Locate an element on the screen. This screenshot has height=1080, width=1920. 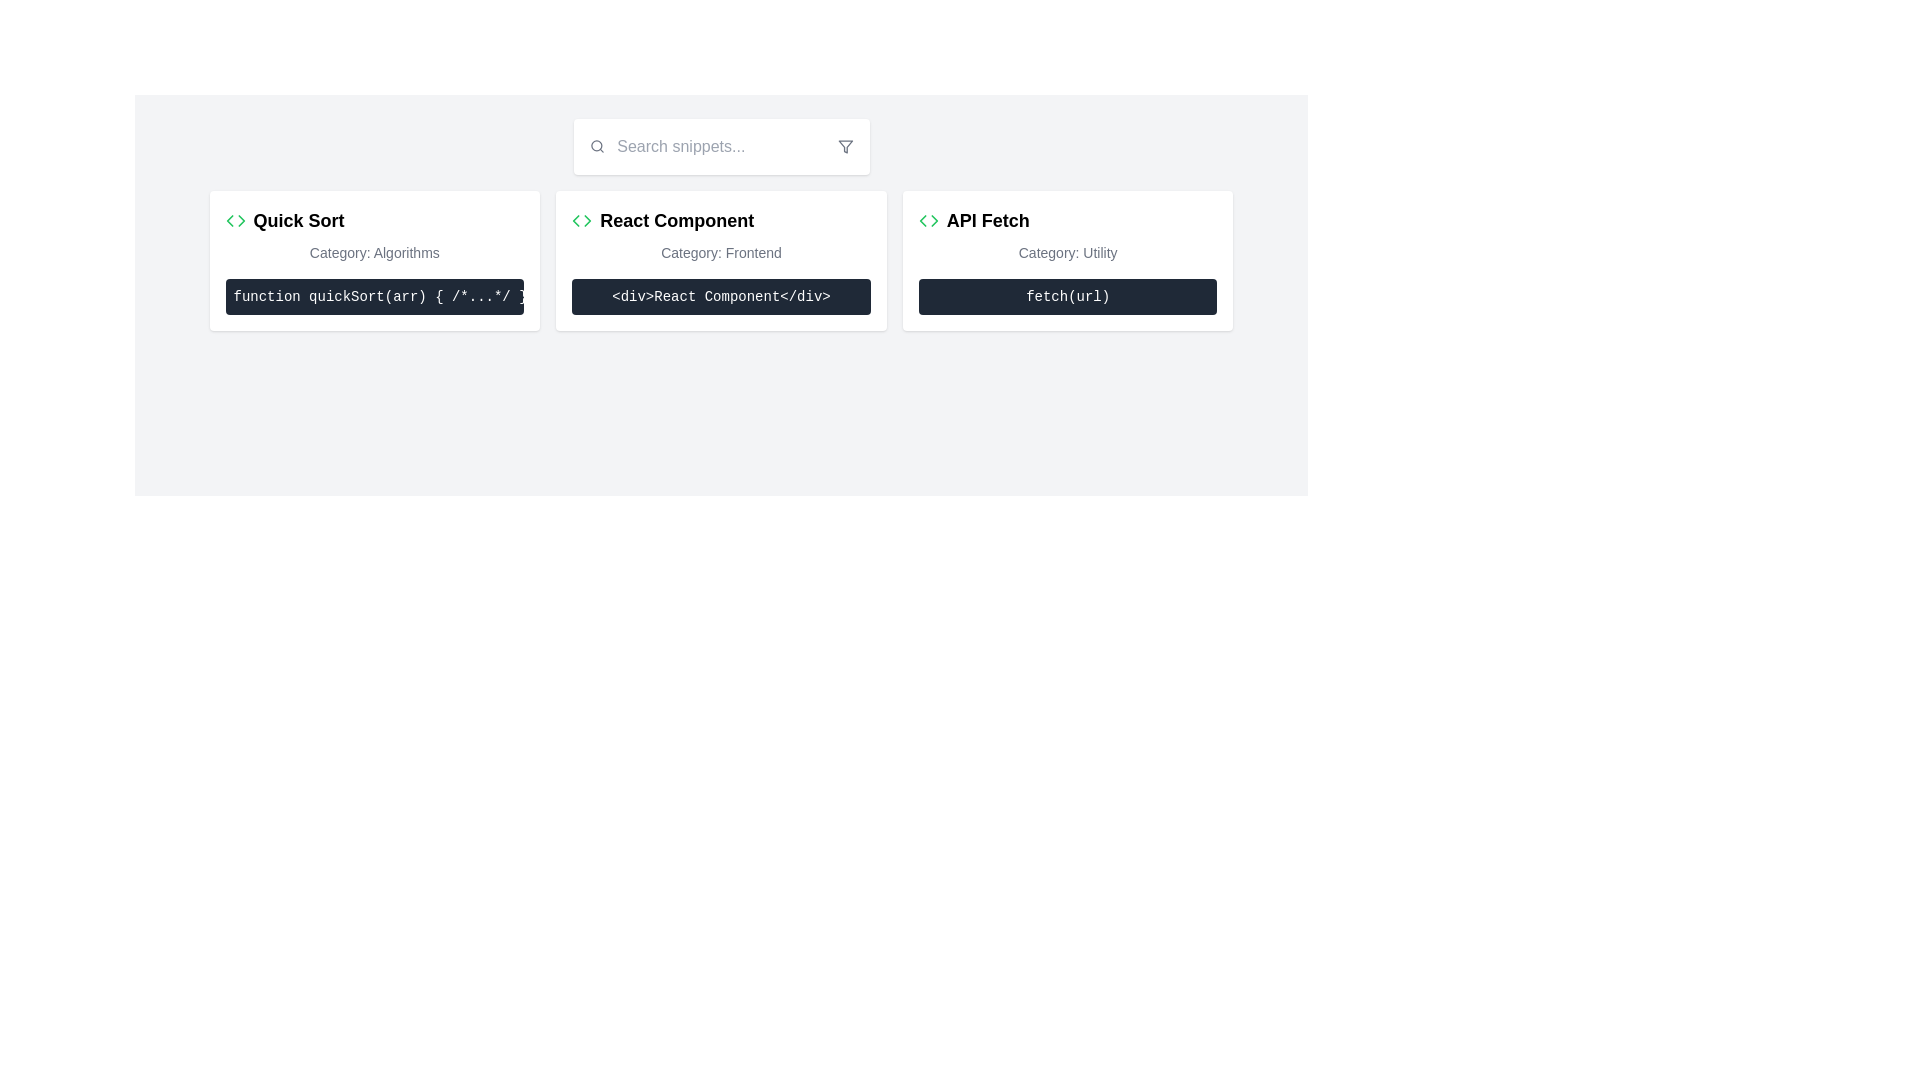
the green coding icon within the 'Quick Sort' card, which is a vector graphic shape in the SVG element is located at coordinates (240, 220).